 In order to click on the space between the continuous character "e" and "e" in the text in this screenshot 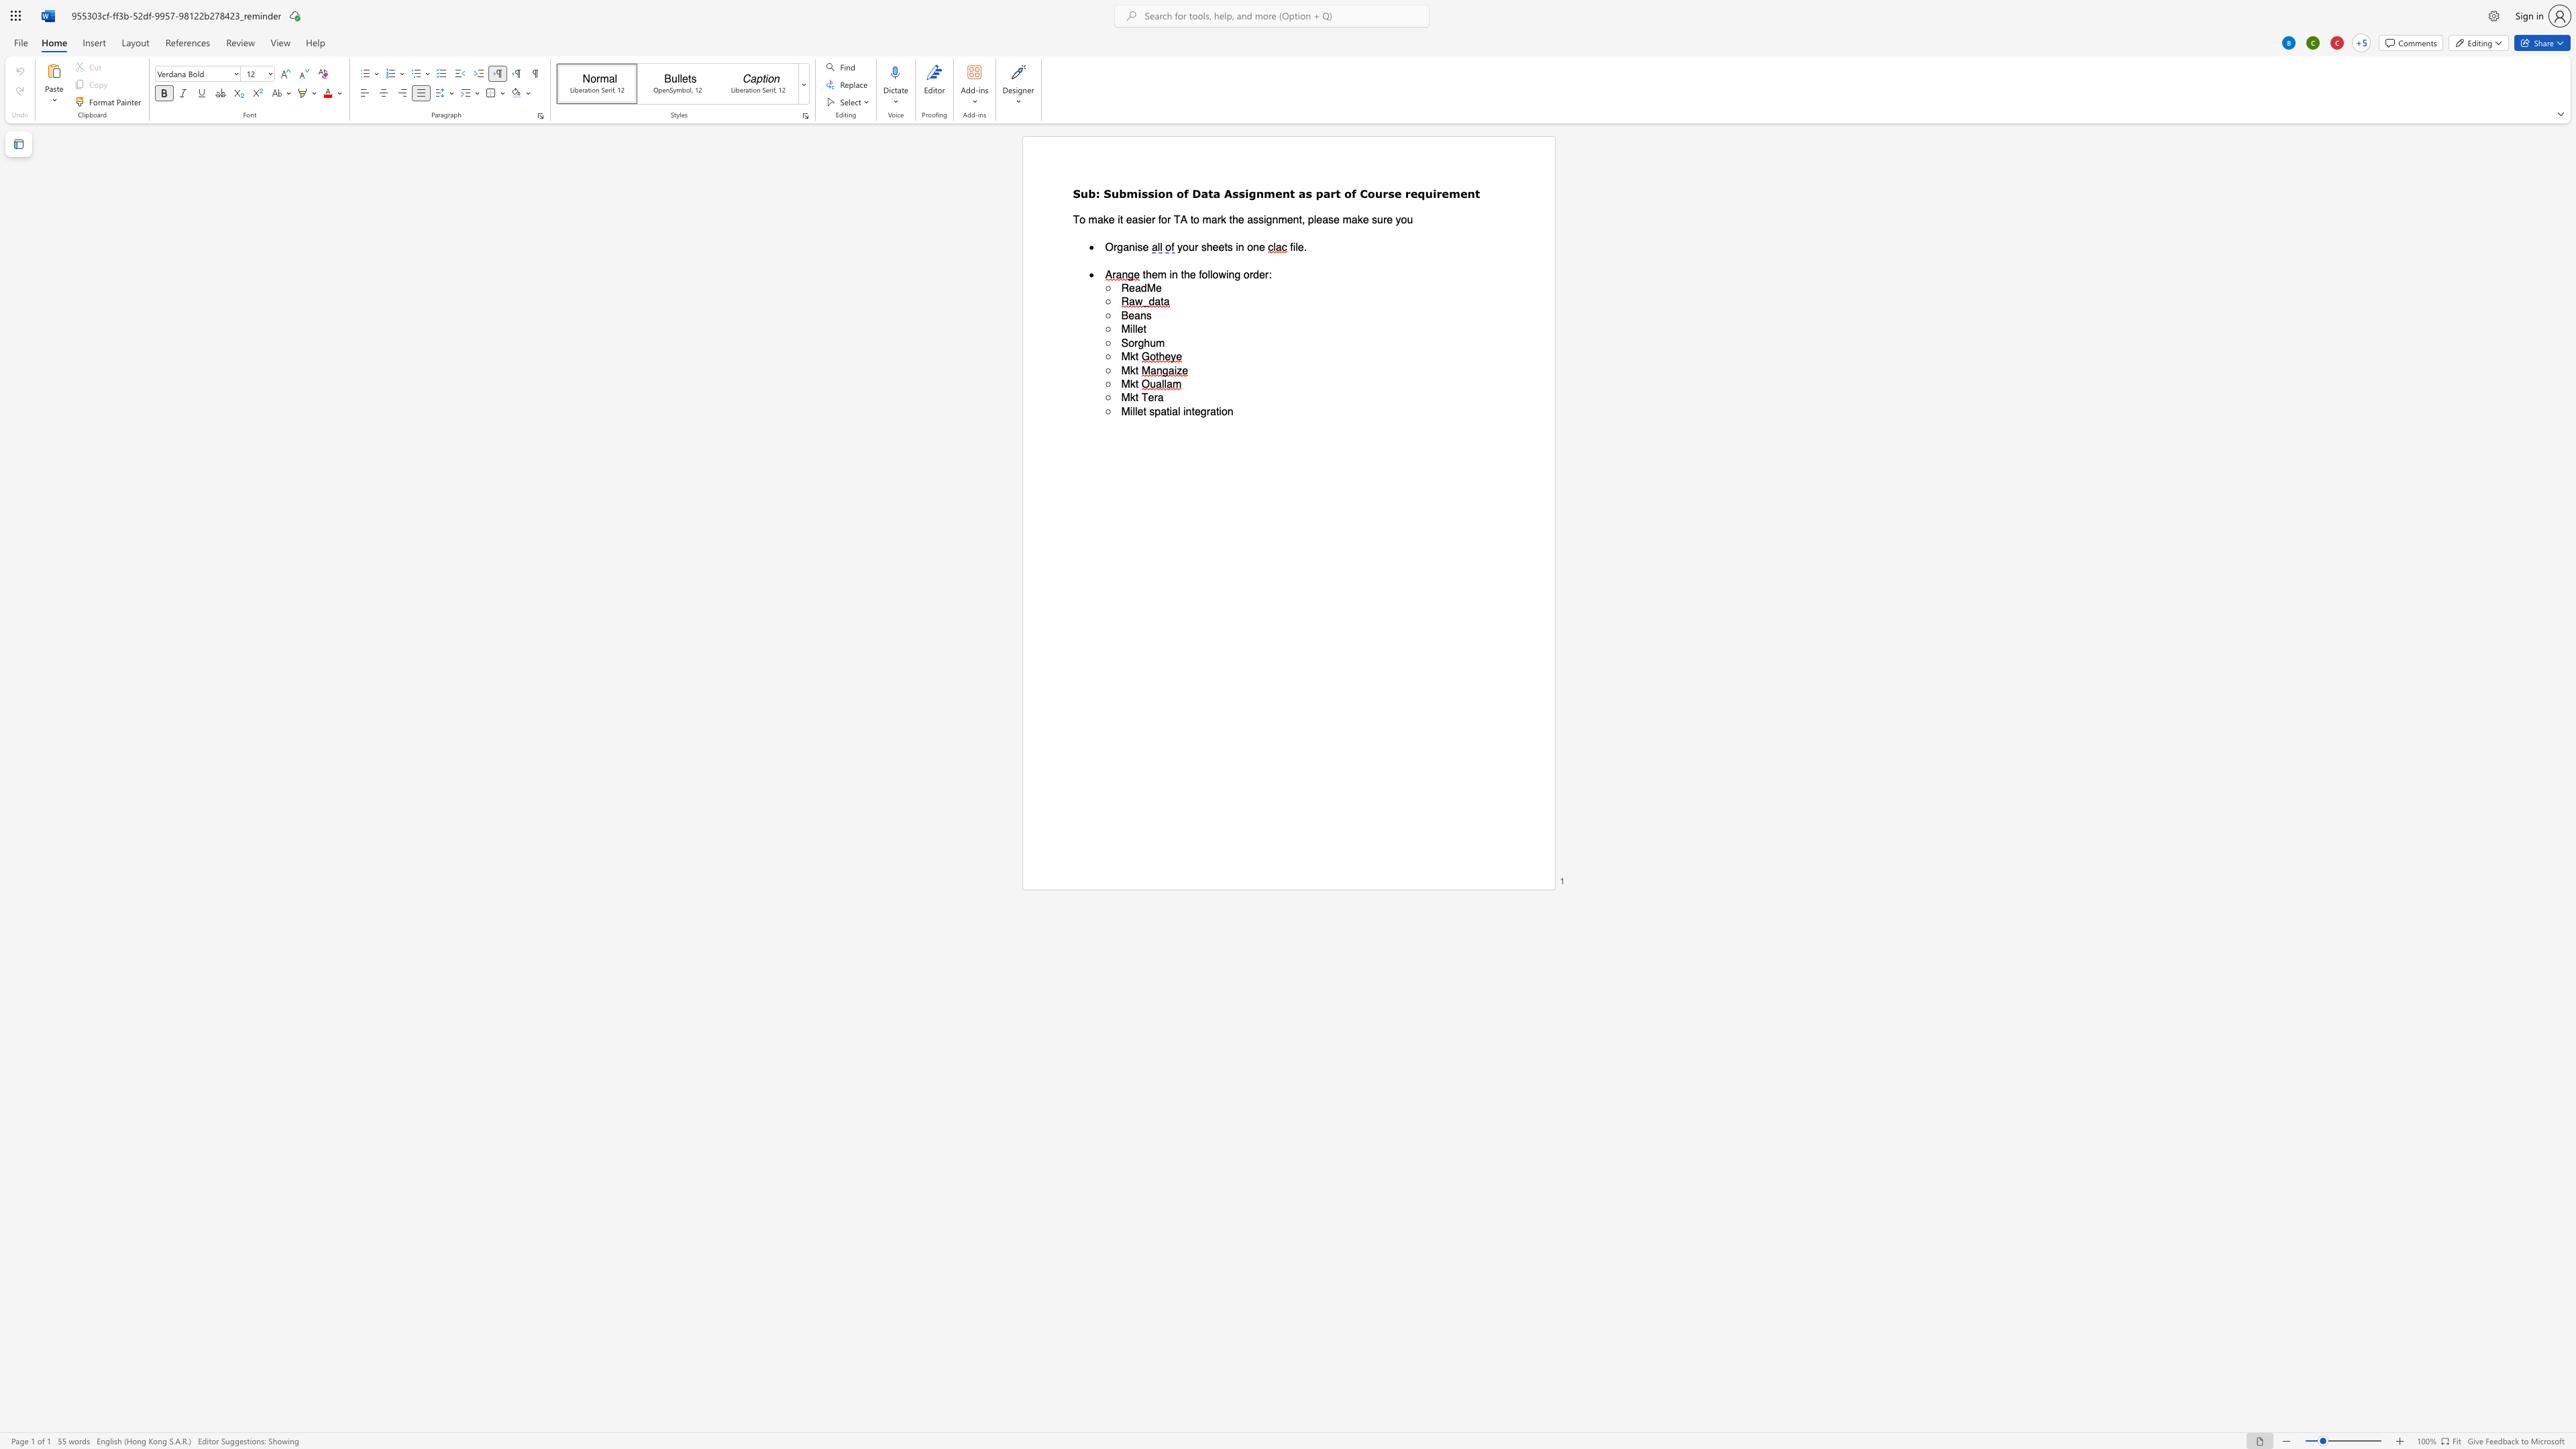, I will do `click(1218, 246)`.